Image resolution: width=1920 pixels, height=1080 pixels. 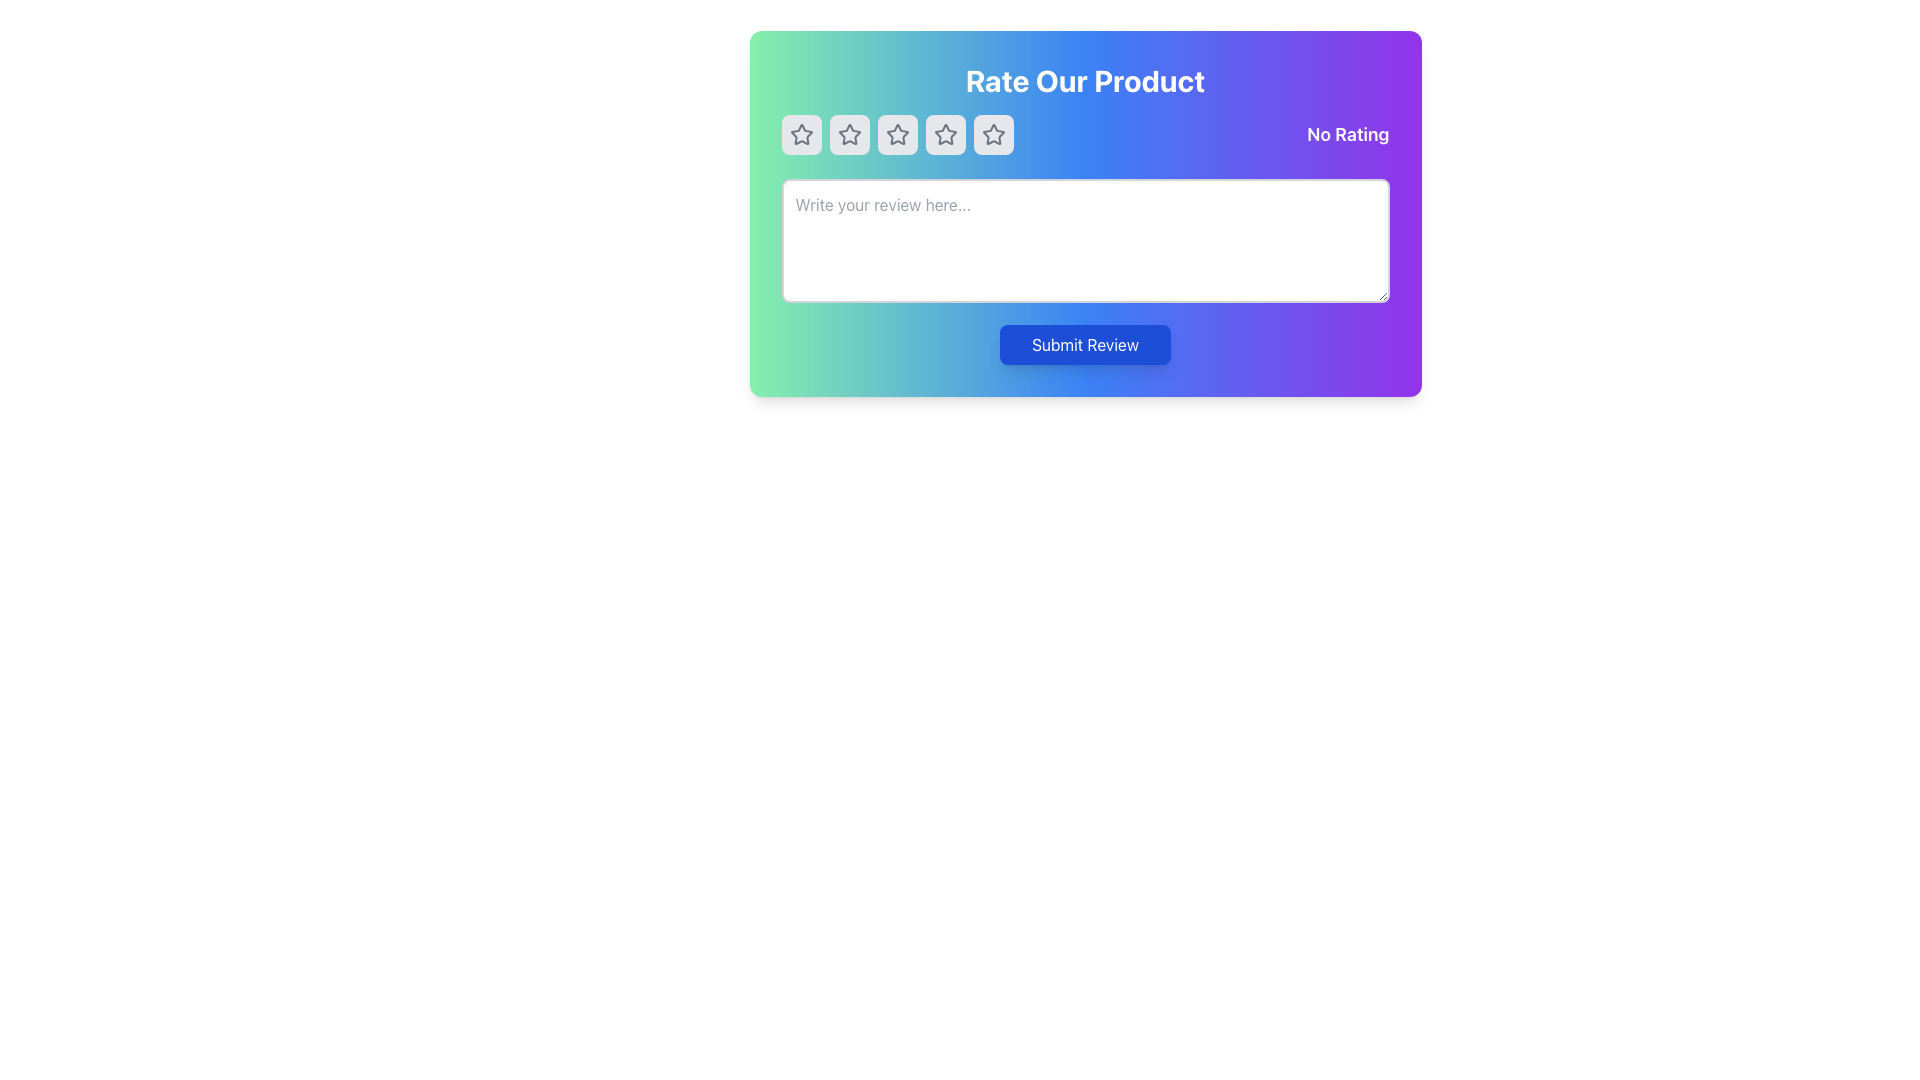 I want to click on the 'Submit Review' button, so click(x=1084, y=343).